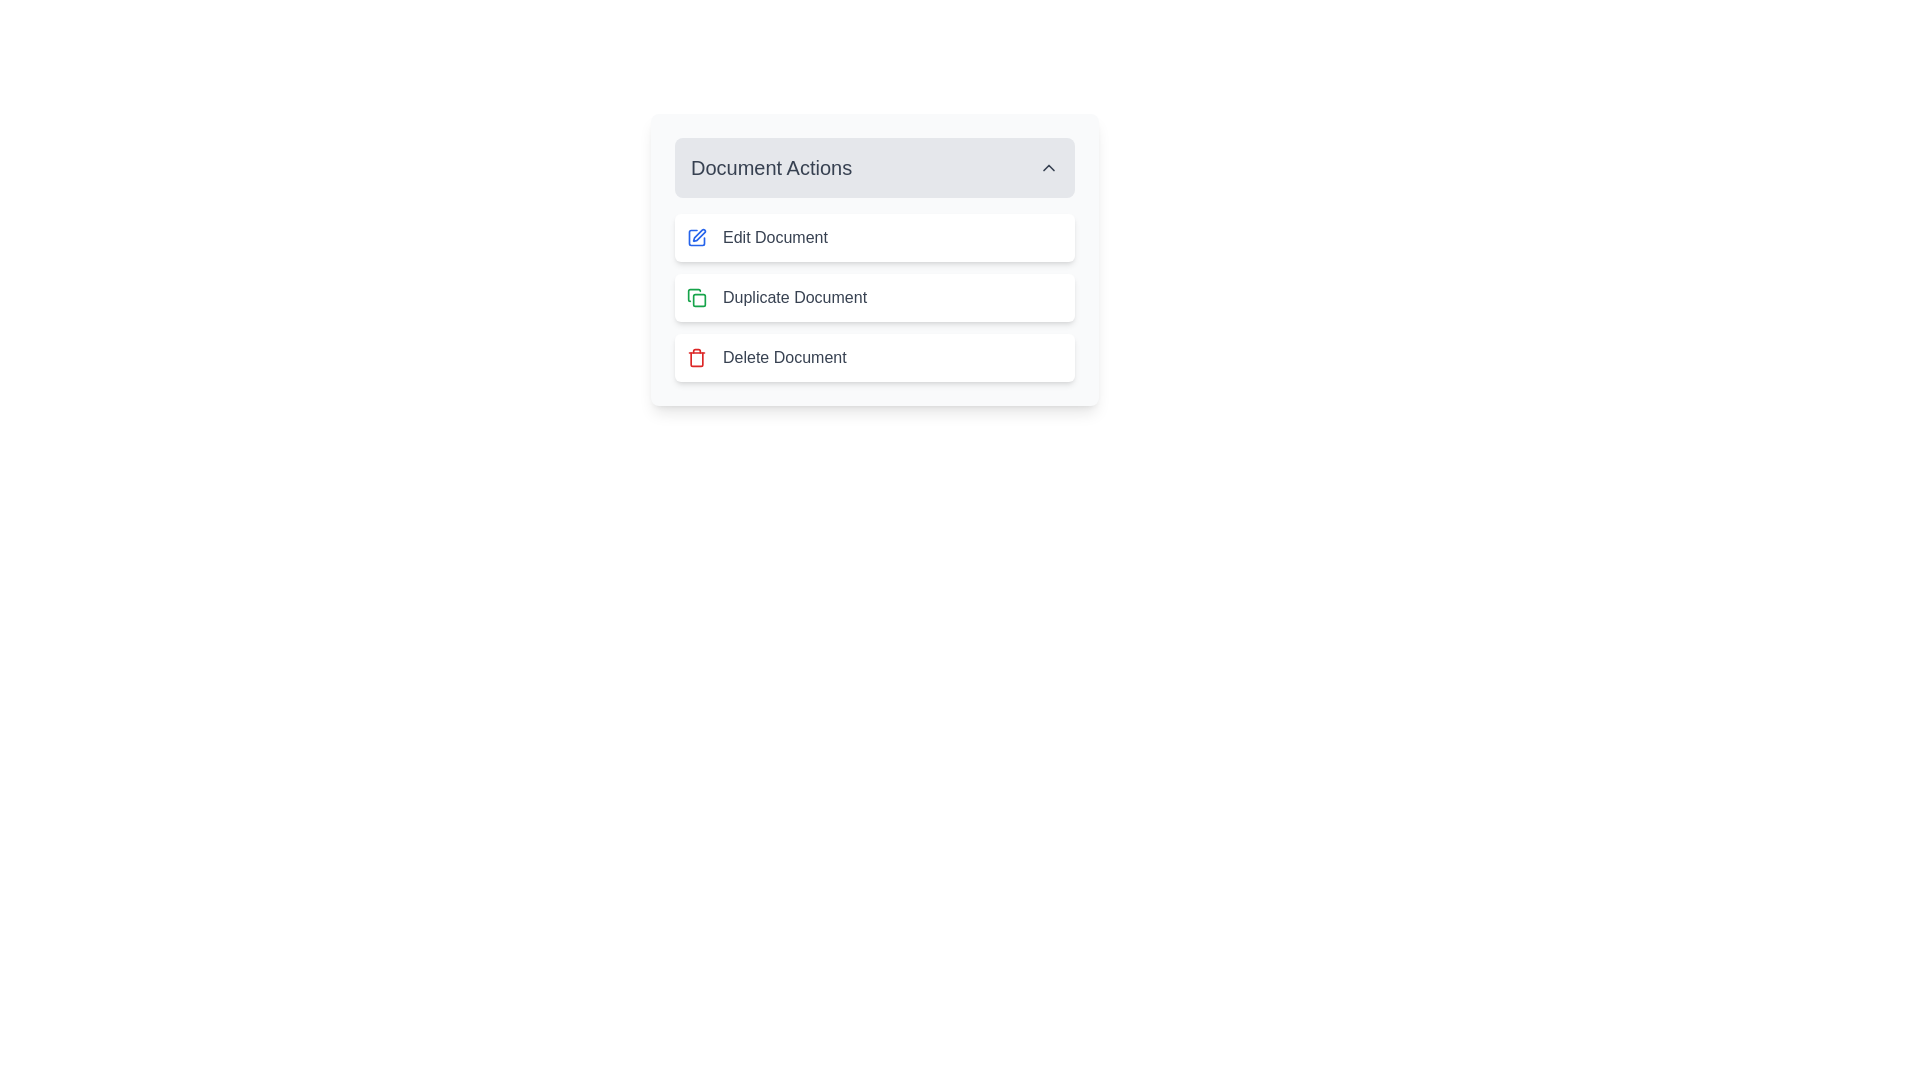 The image size is (1920, 1080). What do you see at coordinates (1048, 167) in the screenshot?
I see `the chevron up icon located at the rightmost edge of the 'Document Actions' section` at bounding box center [1048, 167].